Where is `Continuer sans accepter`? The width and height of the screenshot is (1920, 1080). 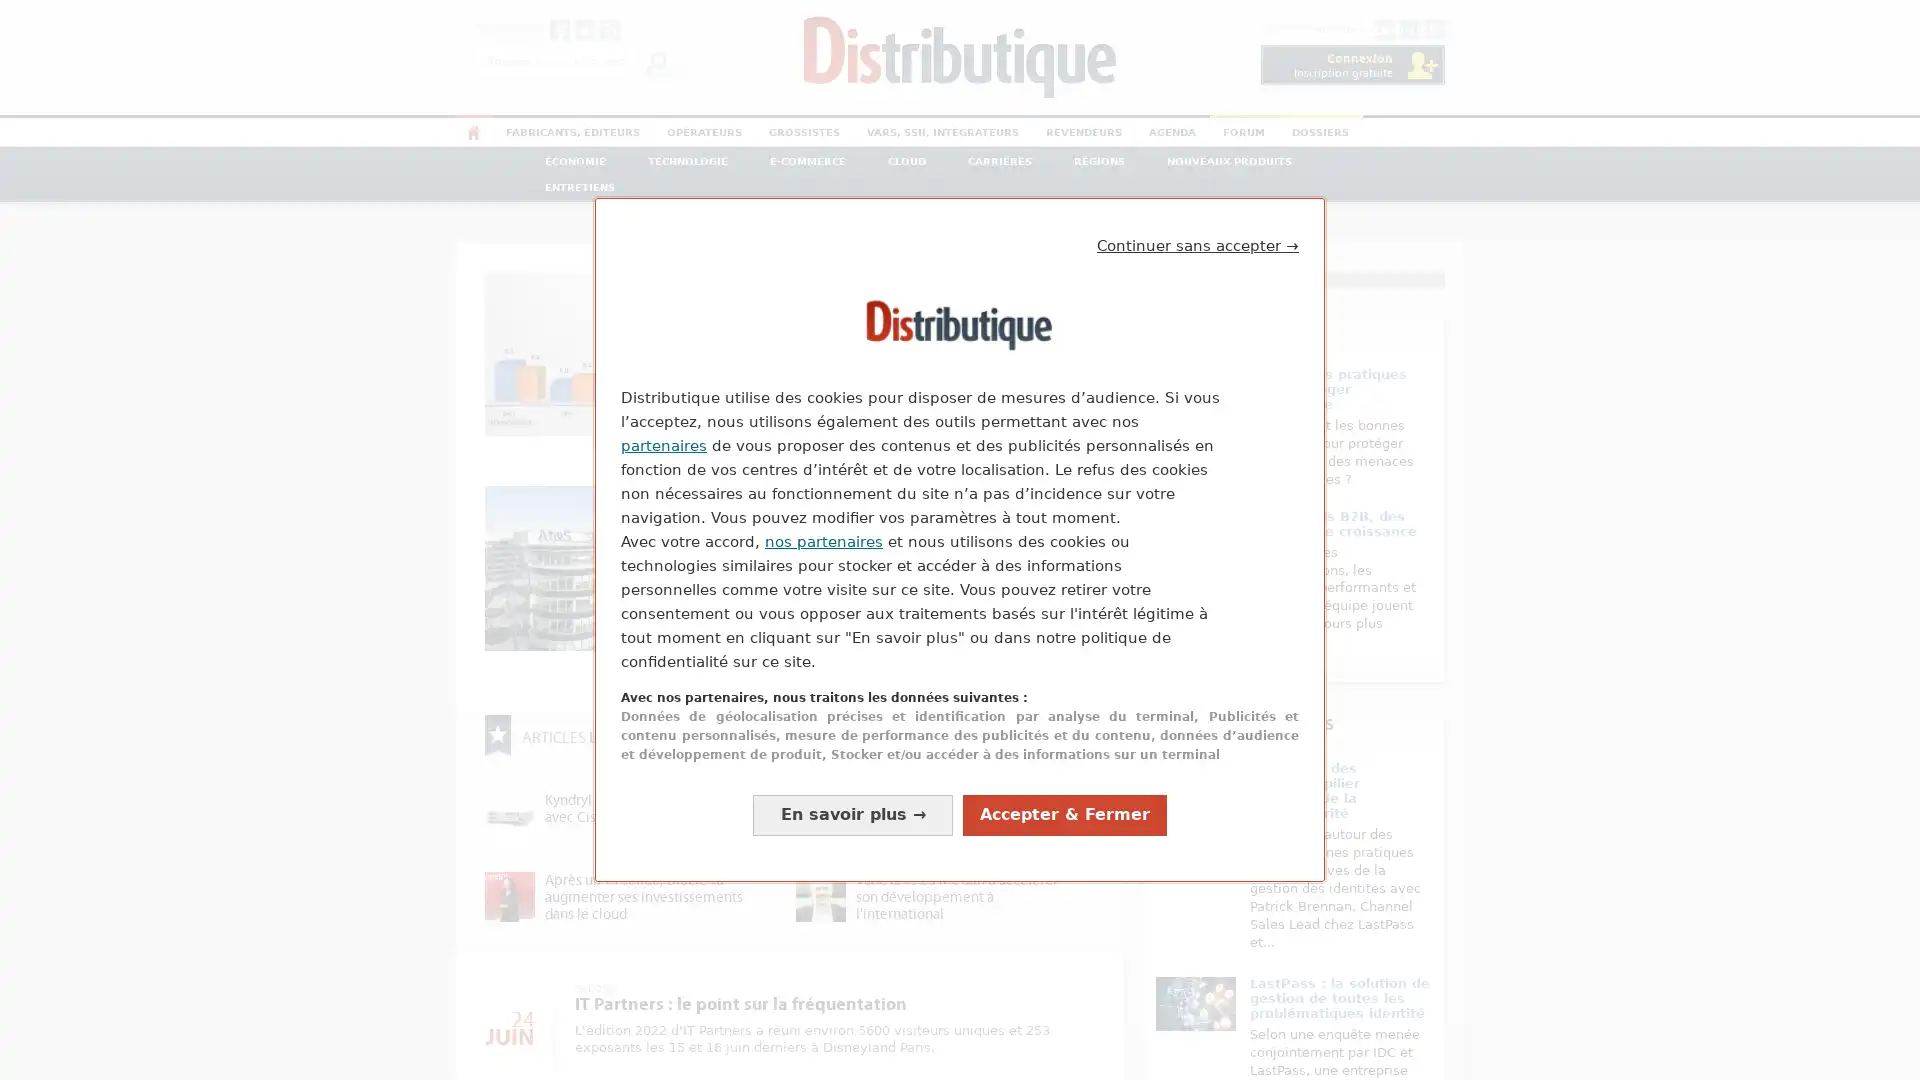 Continuer sans accepter is located at coordinates (1198, 245).